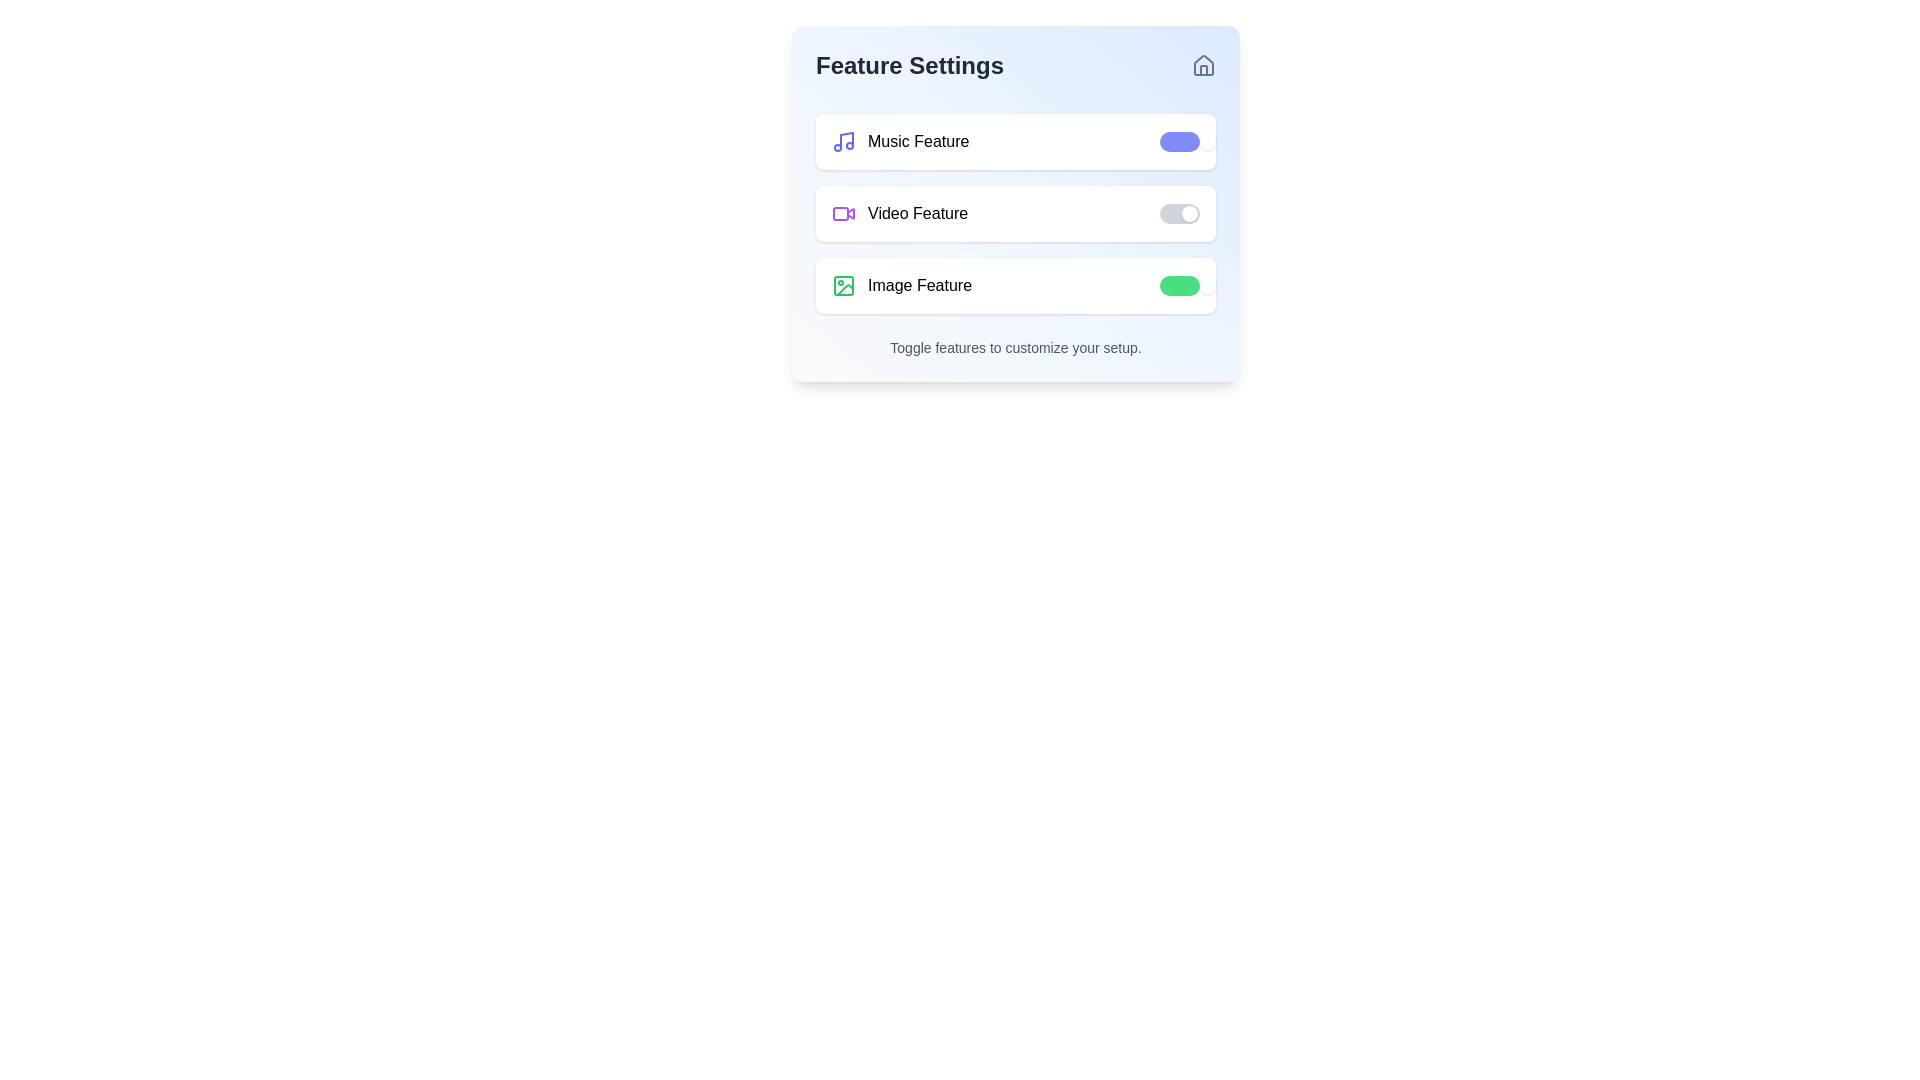 Image resolution: width=1920 pixels, height=1080 pixels. Describe the element at coordinates (844, 285) in the screenshot. I see `the image processing icon located to the left of the 'Image Feature' label, which is centered in the interface` at that location.